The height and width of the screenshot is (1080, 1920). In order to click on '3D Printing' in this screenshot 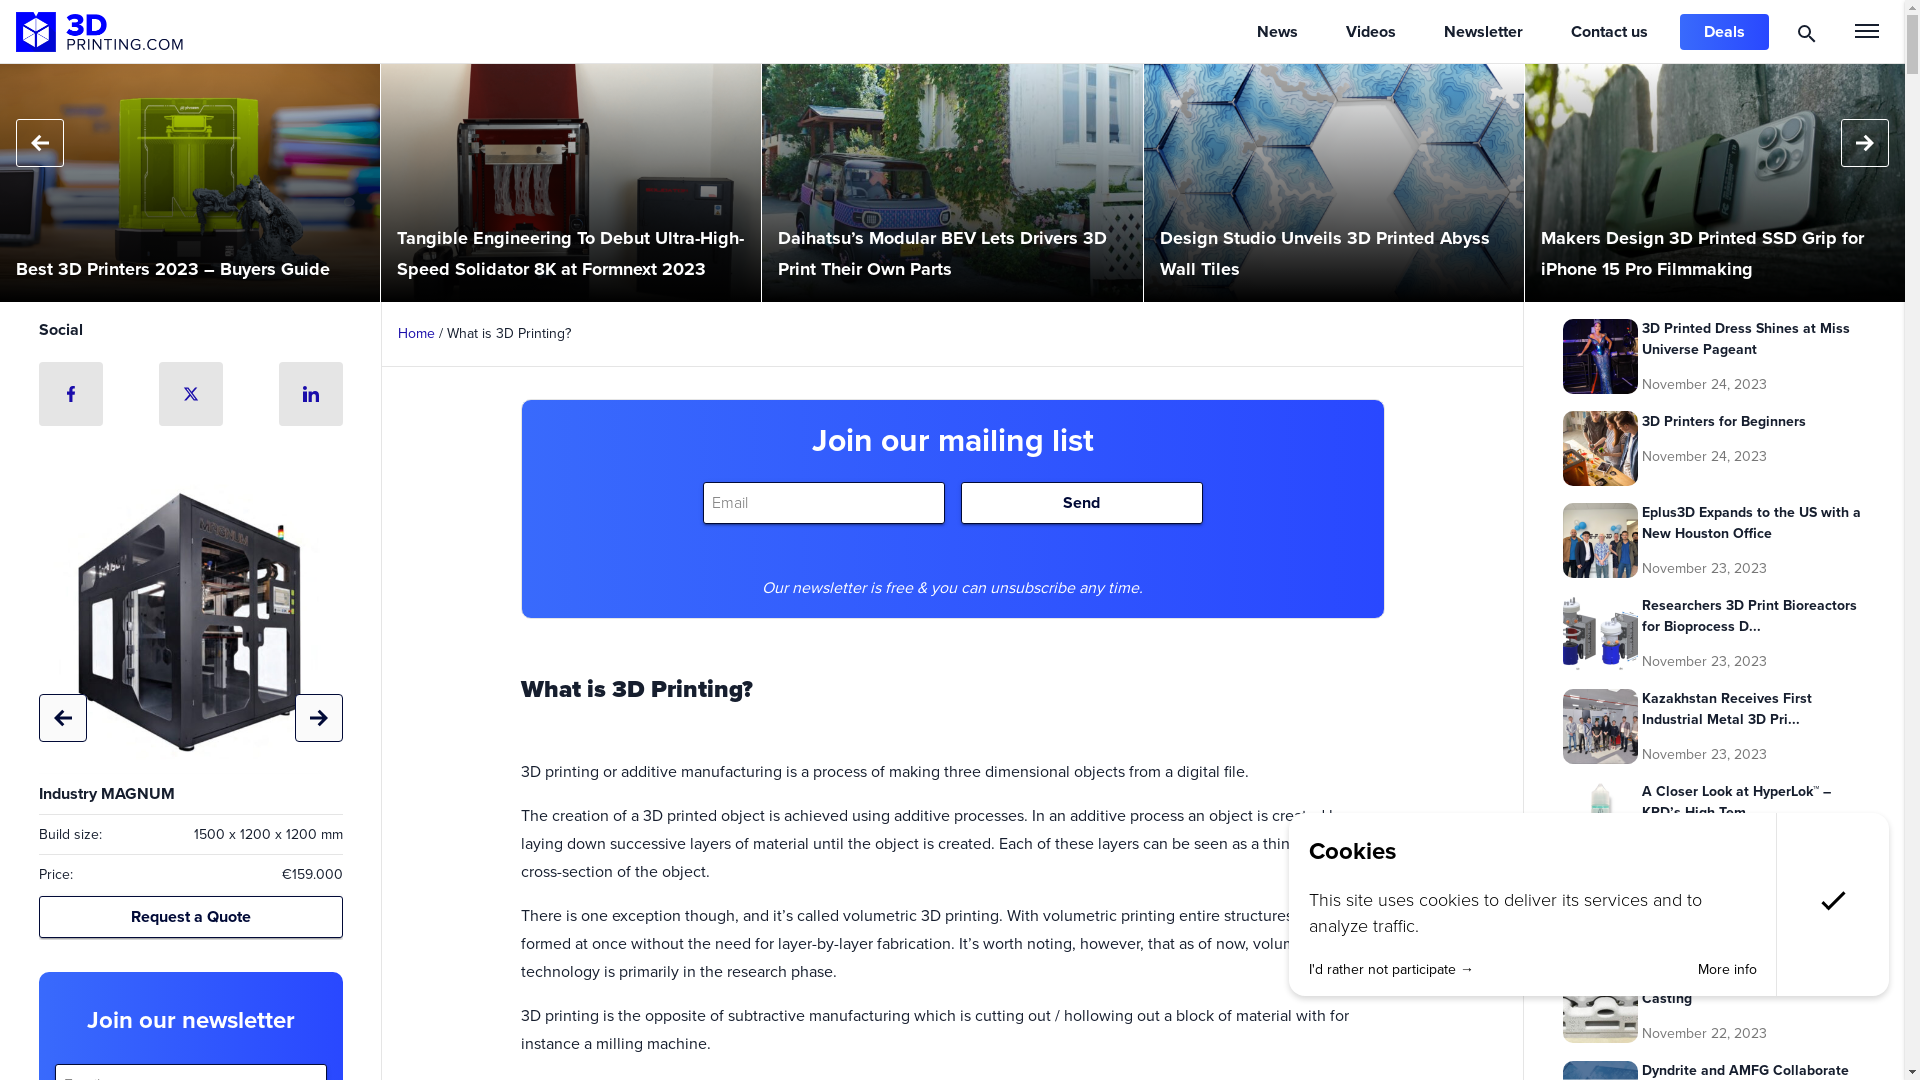, I will do `click(99, 31)`.